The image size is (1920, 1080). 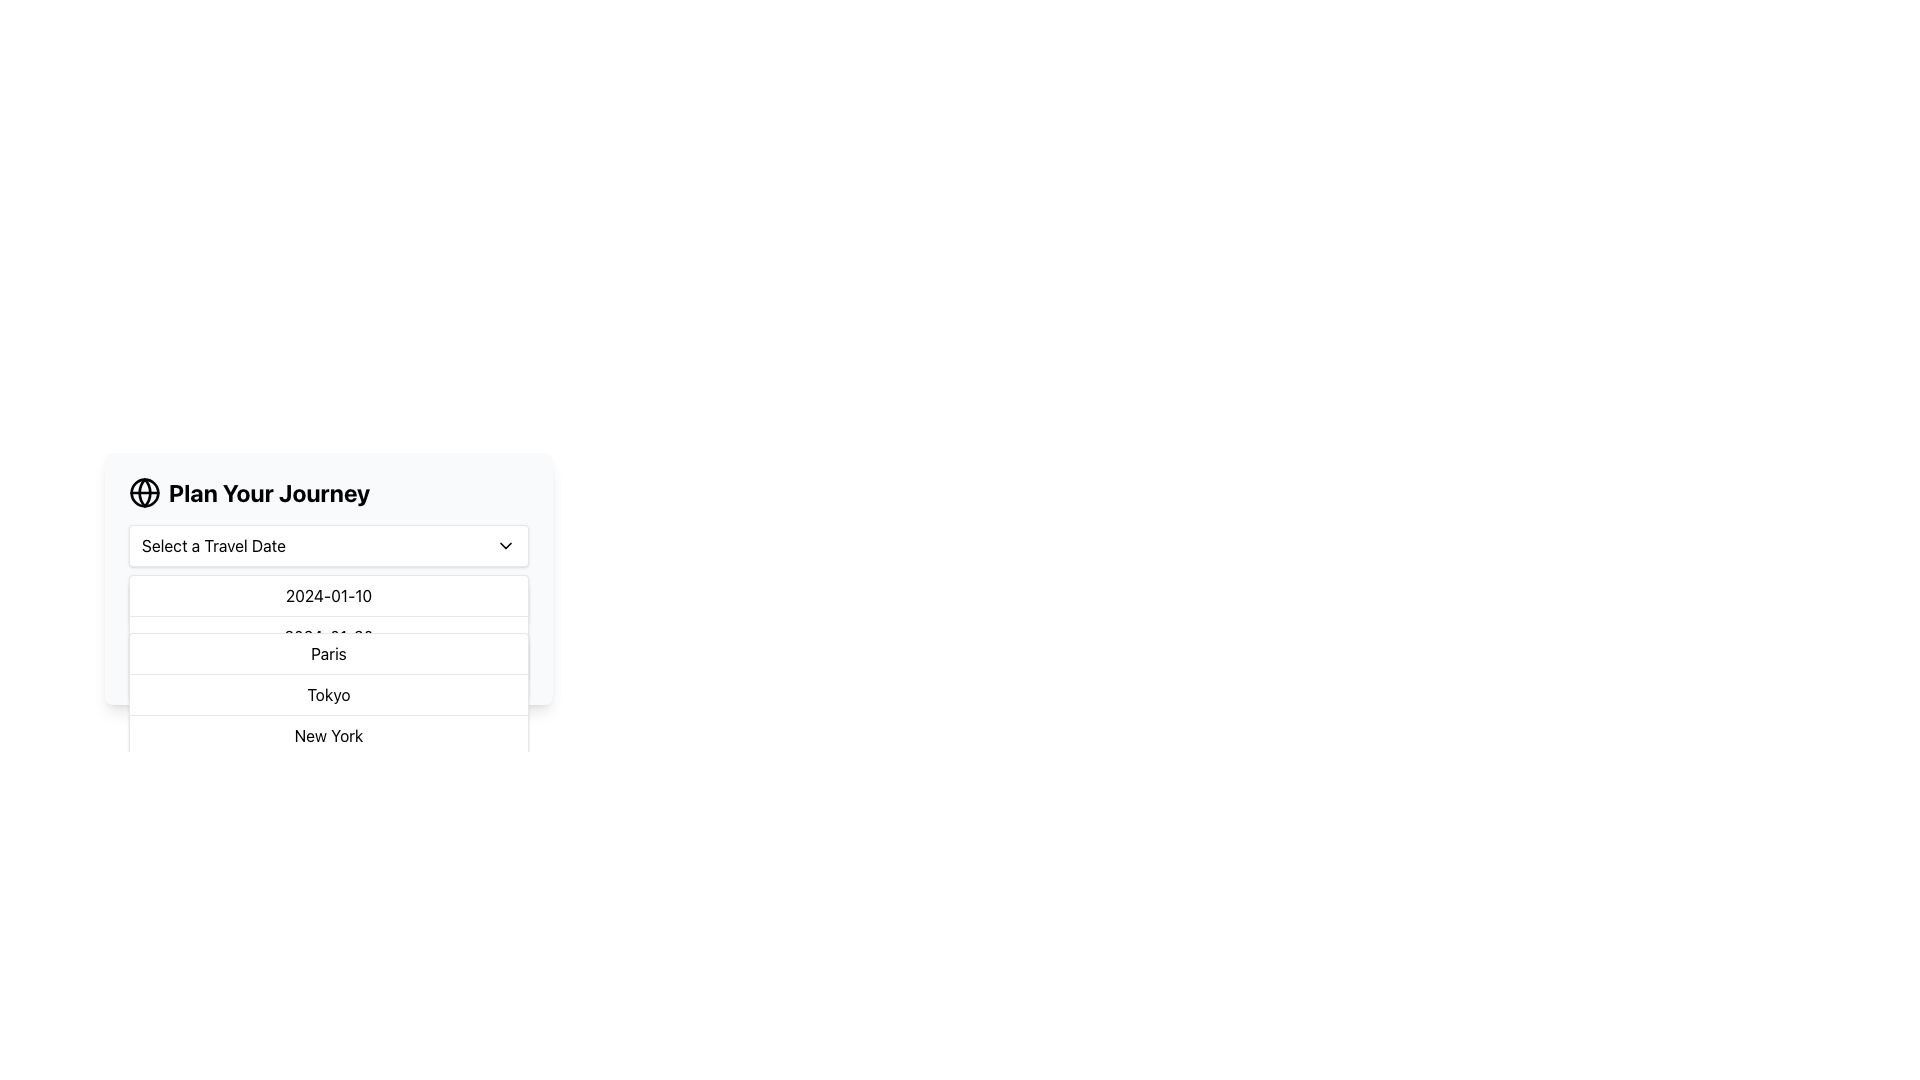 What do you see at coordinates (329, 654) in the screenshot?
I see `the first list item displaying 'Paris' in a dropdown menu` at bounding box center [329, 654].